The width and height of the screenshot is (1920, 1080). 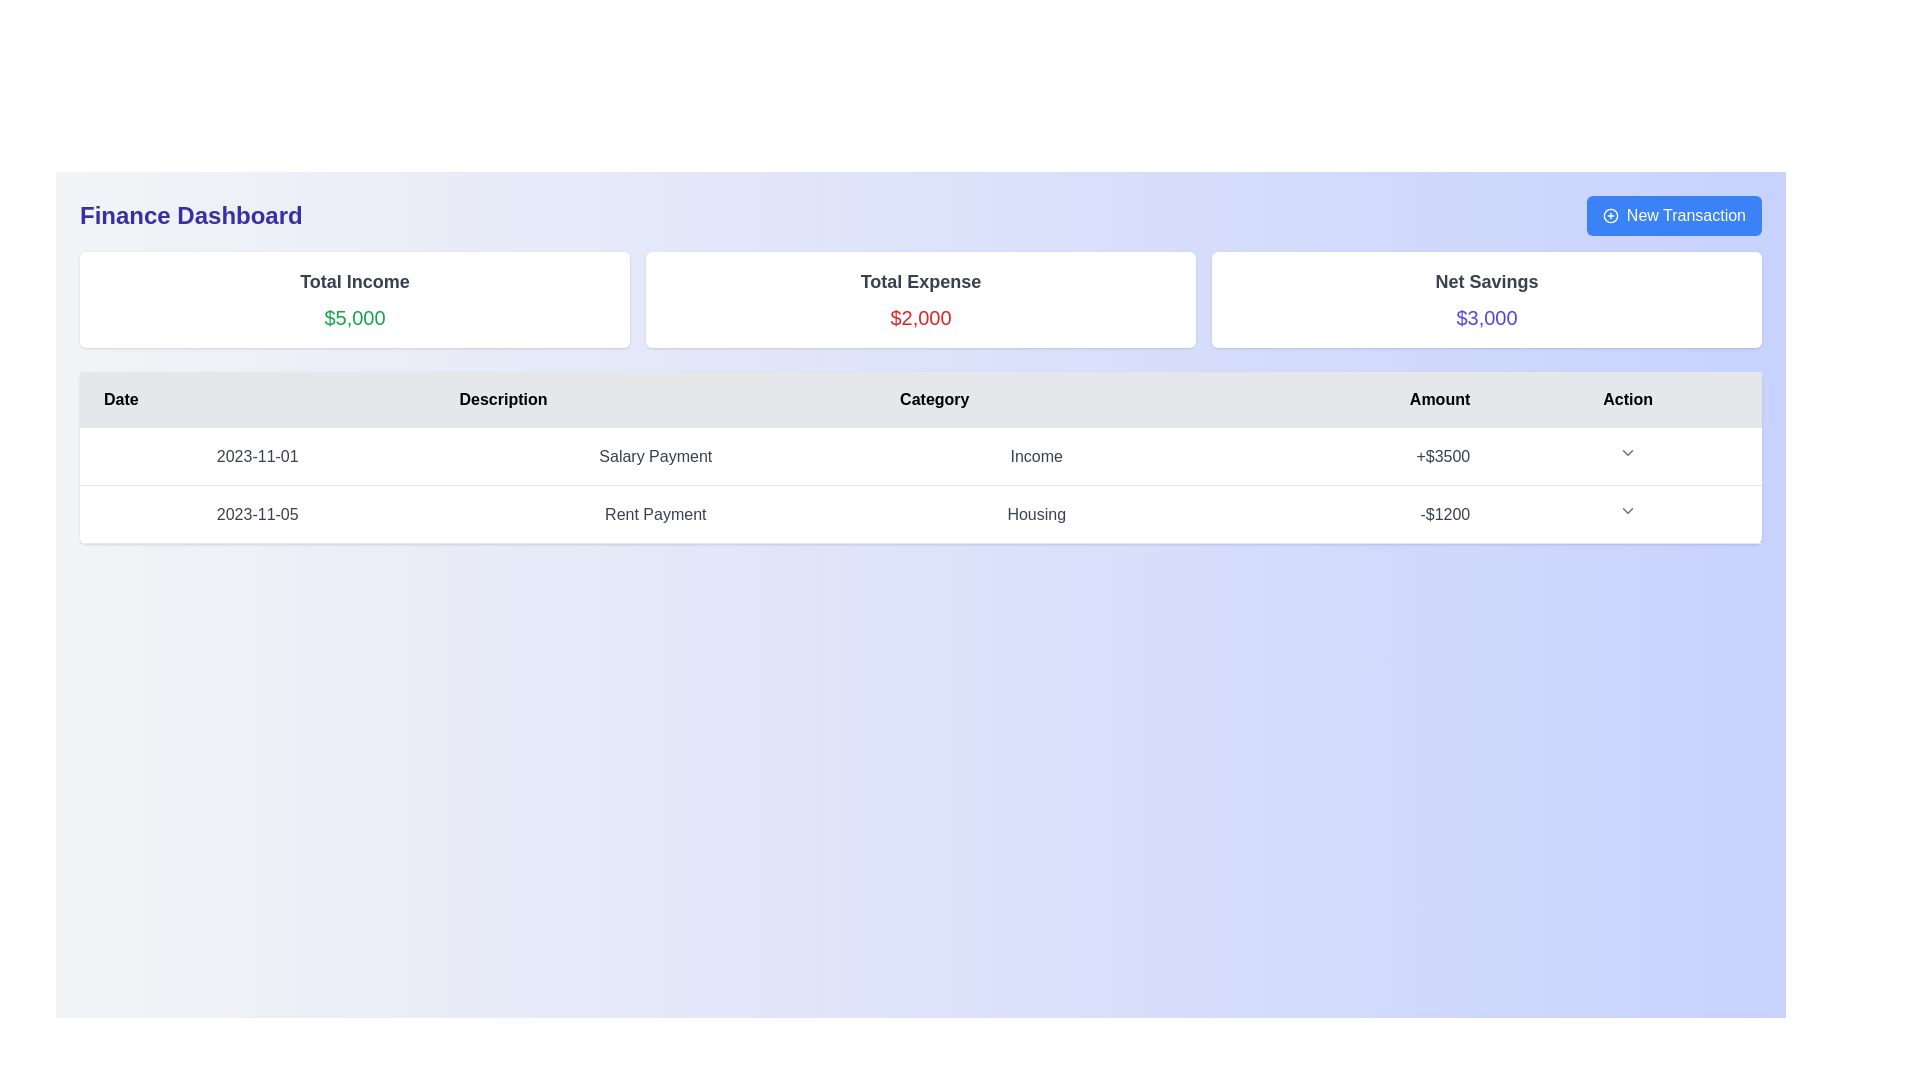 What do you see at coordinates (256, 513) in the screenshot?
I see `the static text label displaying the date '2023-11-05', which is located at the start of the second row in a tabular data layout and is the leftmost entry in that row` at bounding box center [256, 513].